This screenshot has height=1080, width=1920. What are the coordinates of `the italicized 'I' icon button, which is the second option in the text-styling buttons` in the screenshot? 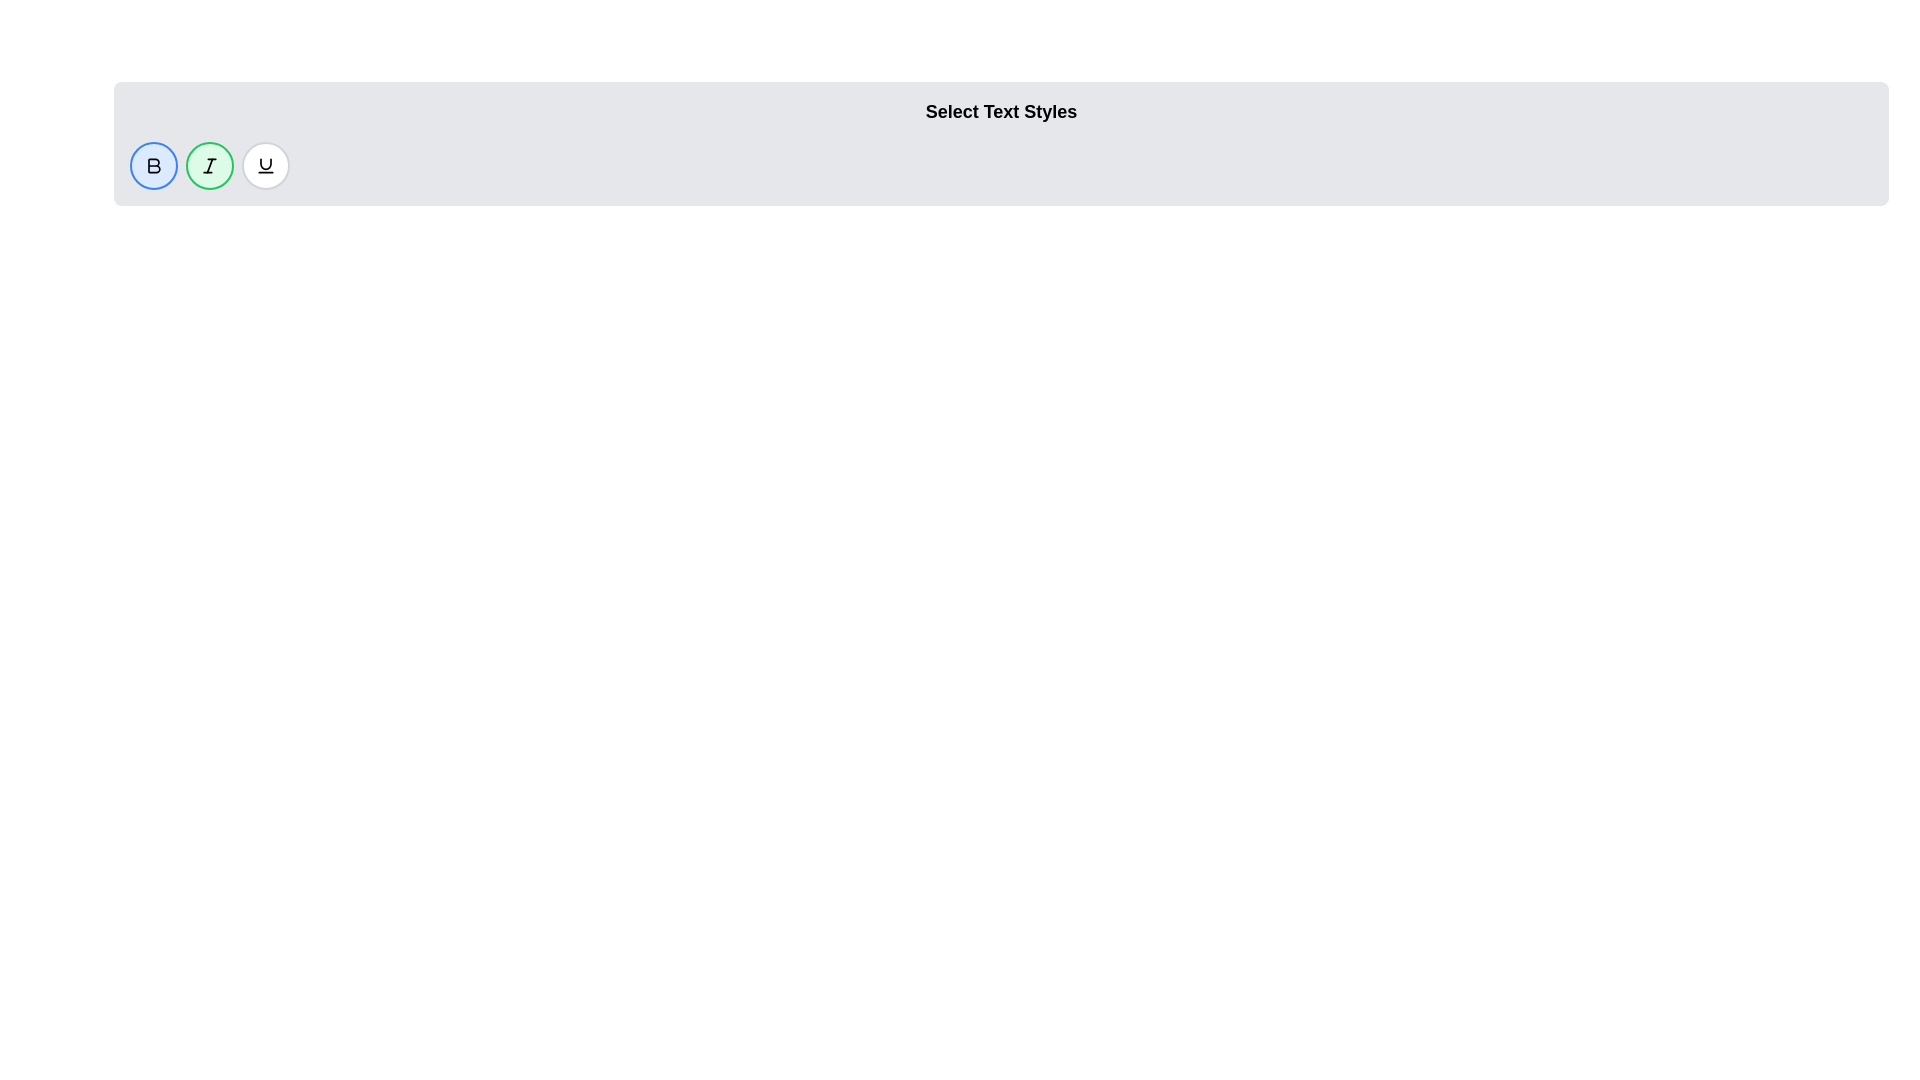 It's located at (210, 164).